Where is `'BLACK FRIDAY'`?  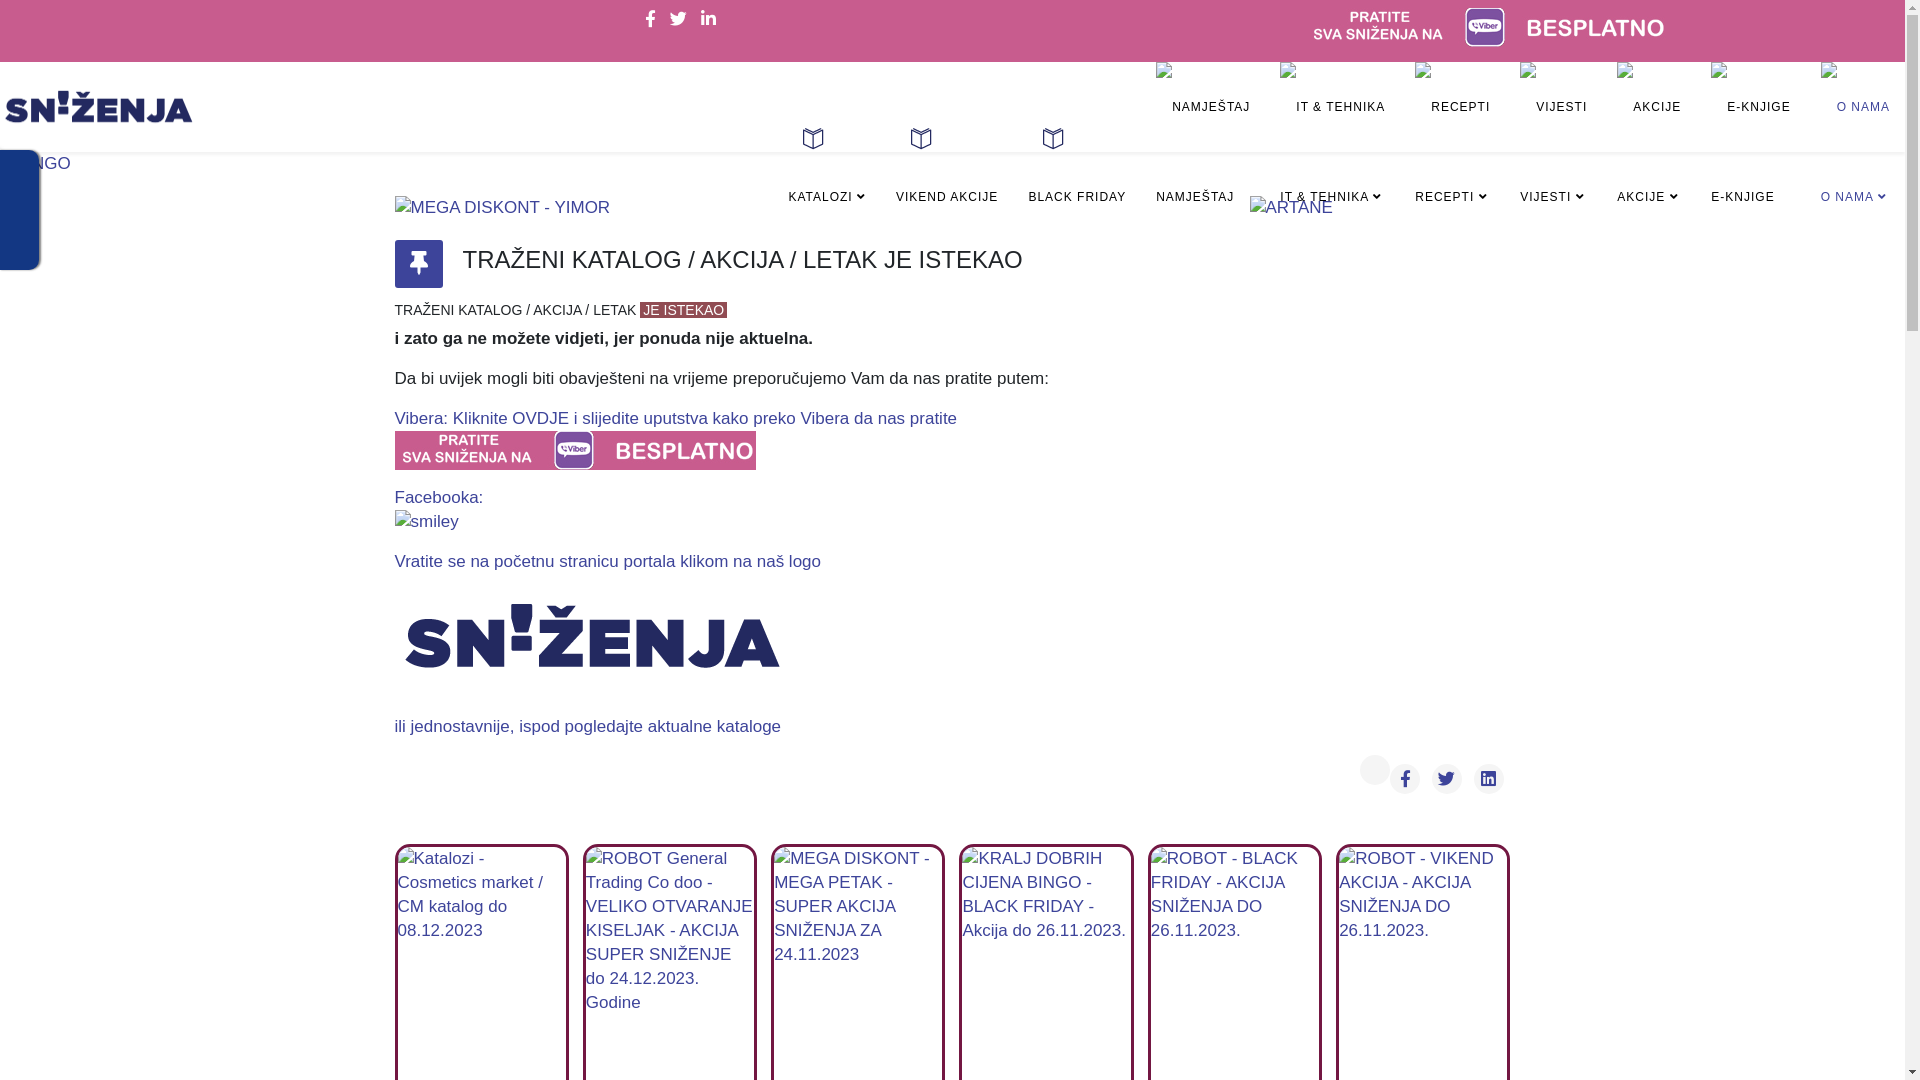 'BLACK FRIDAY' is located at coordinates (1075, 182).